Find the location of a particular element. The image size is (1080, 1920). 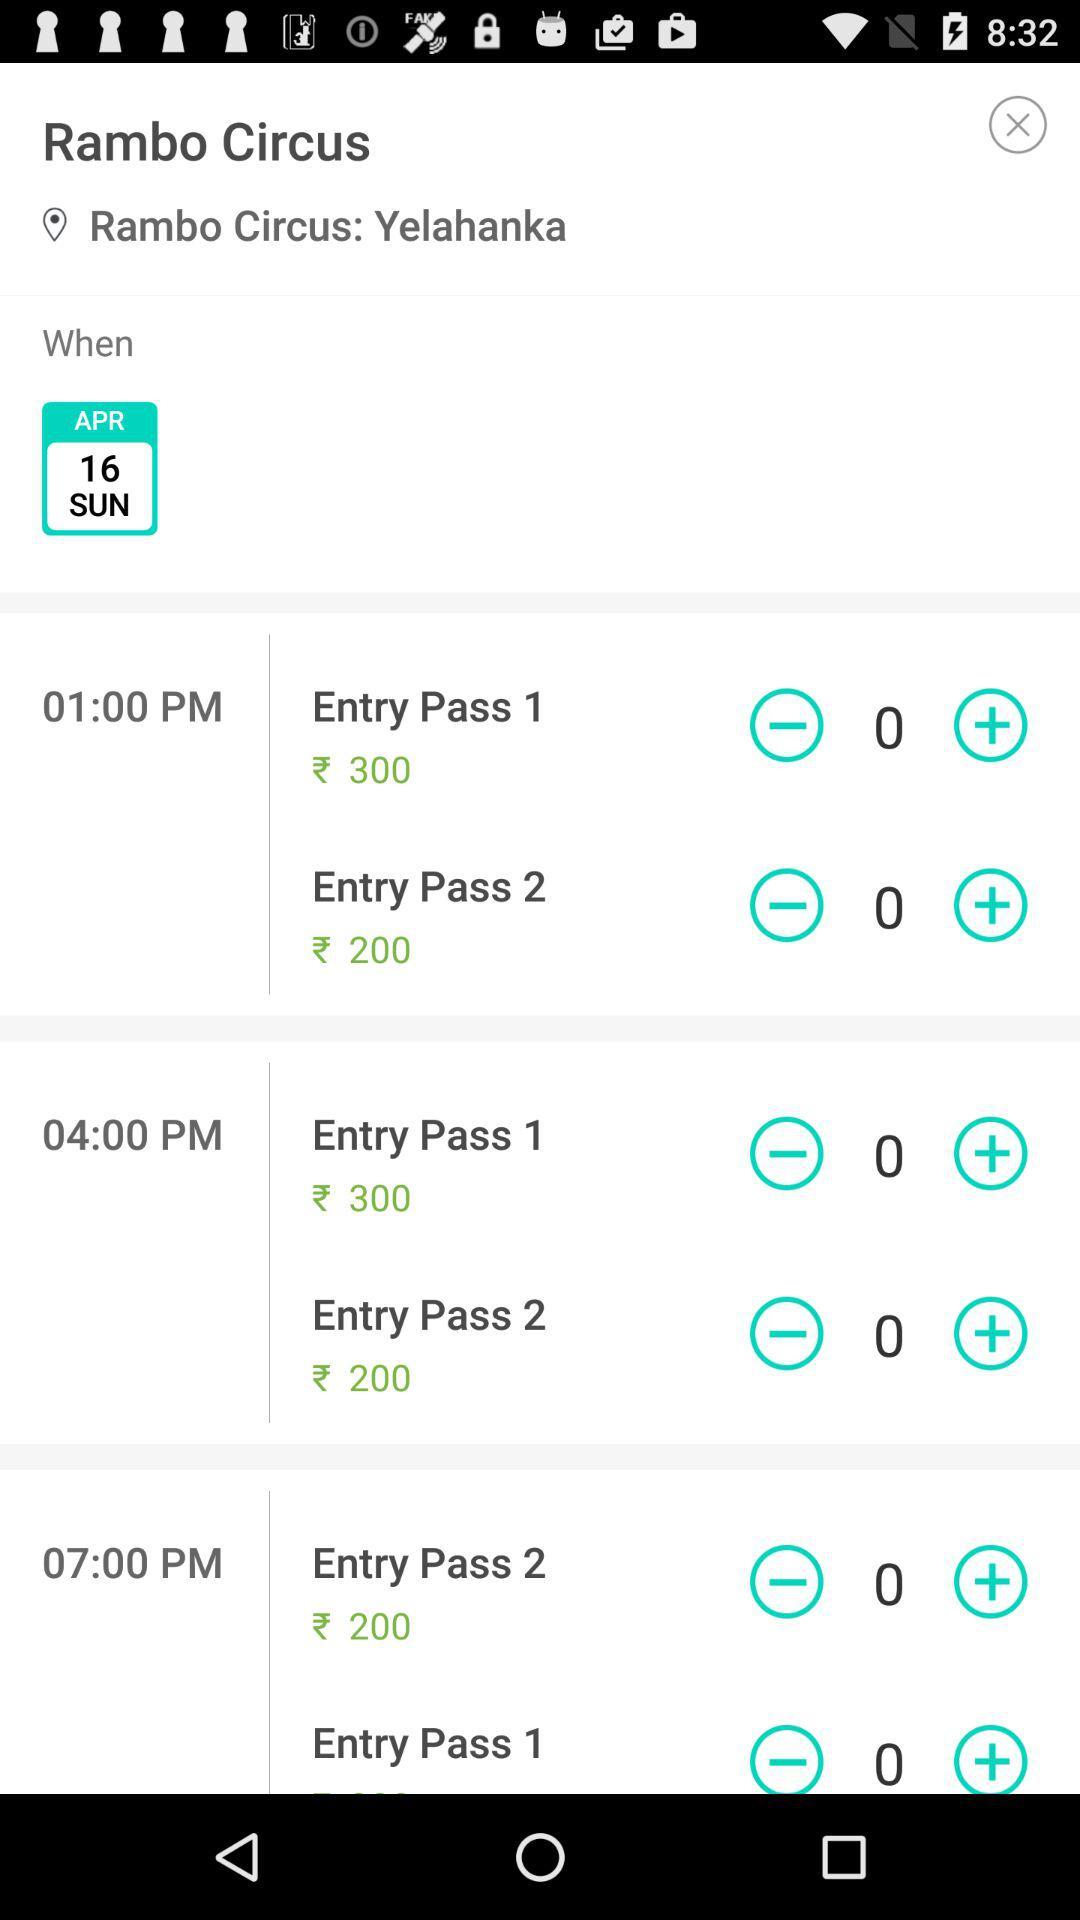

the close icon is located at coordinates (1018, 132).